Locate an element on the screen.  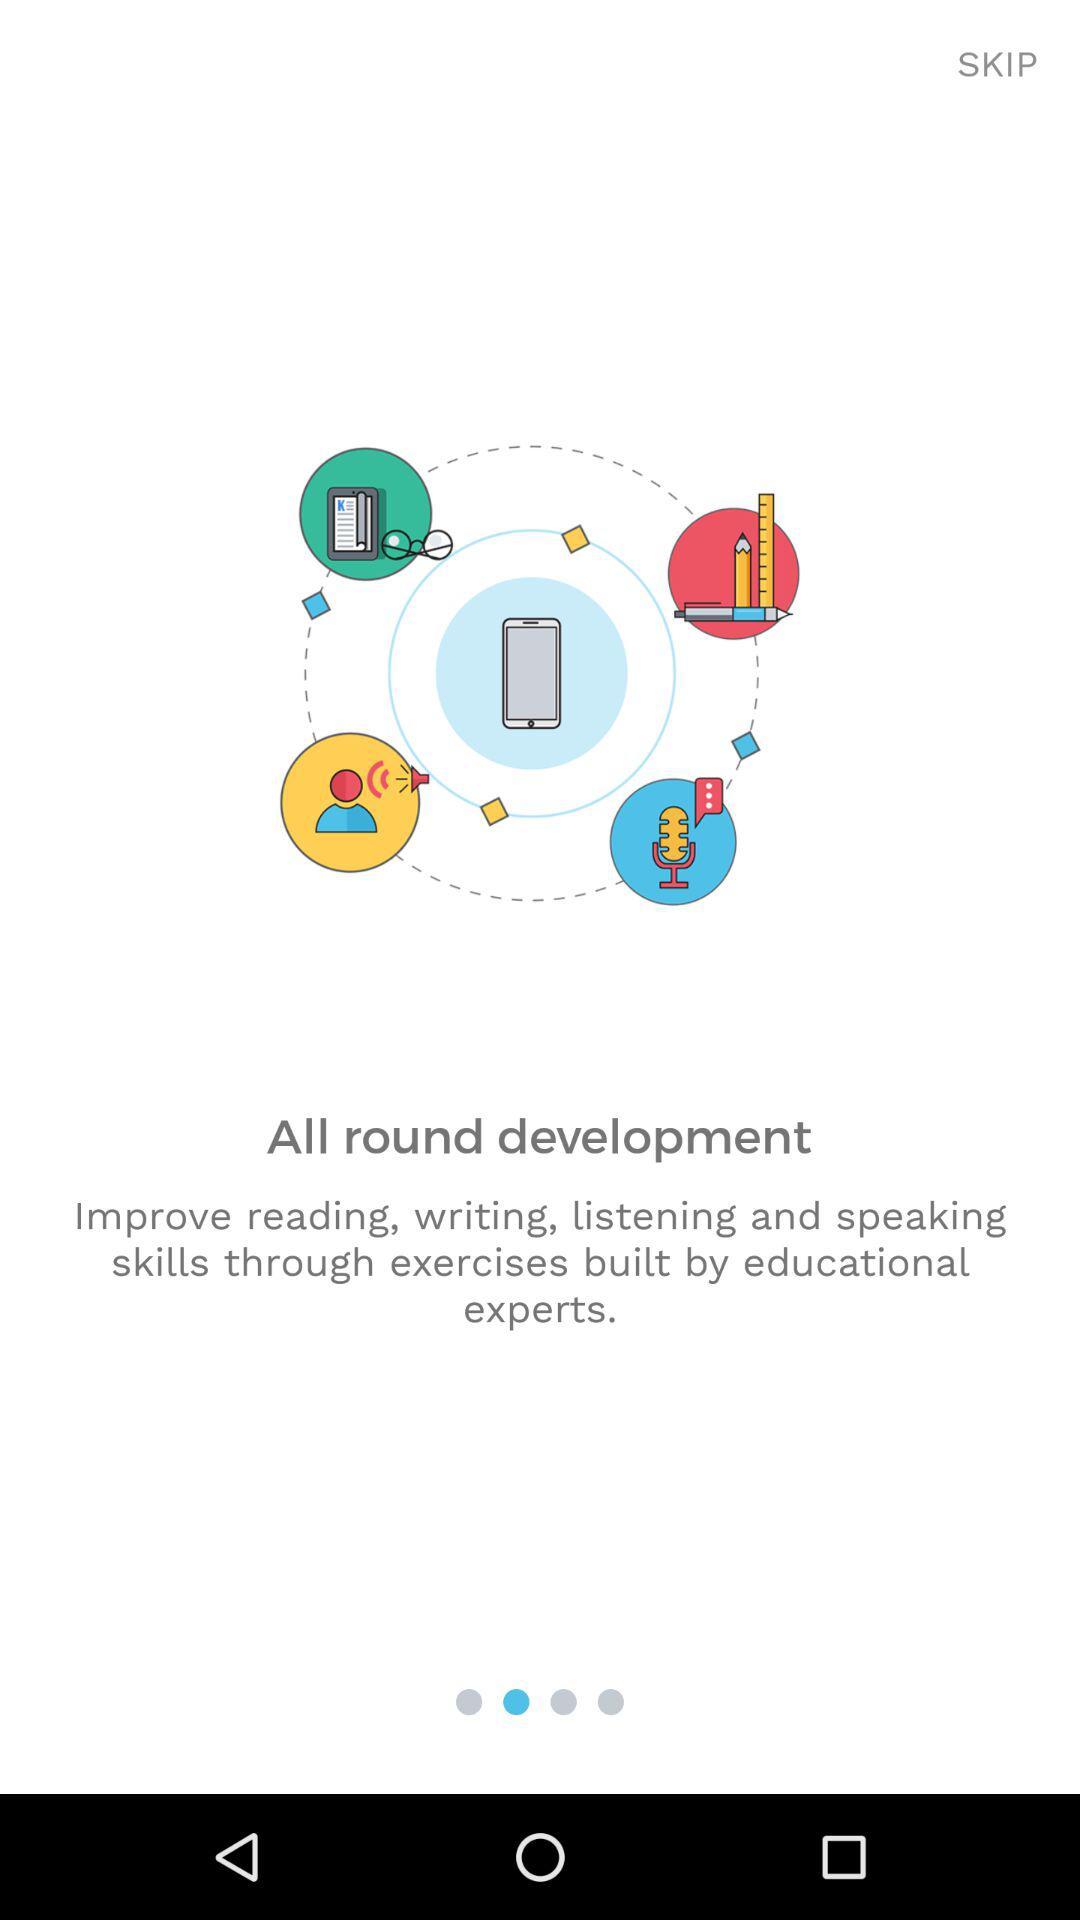
skip is located at coordinates (997, 65).